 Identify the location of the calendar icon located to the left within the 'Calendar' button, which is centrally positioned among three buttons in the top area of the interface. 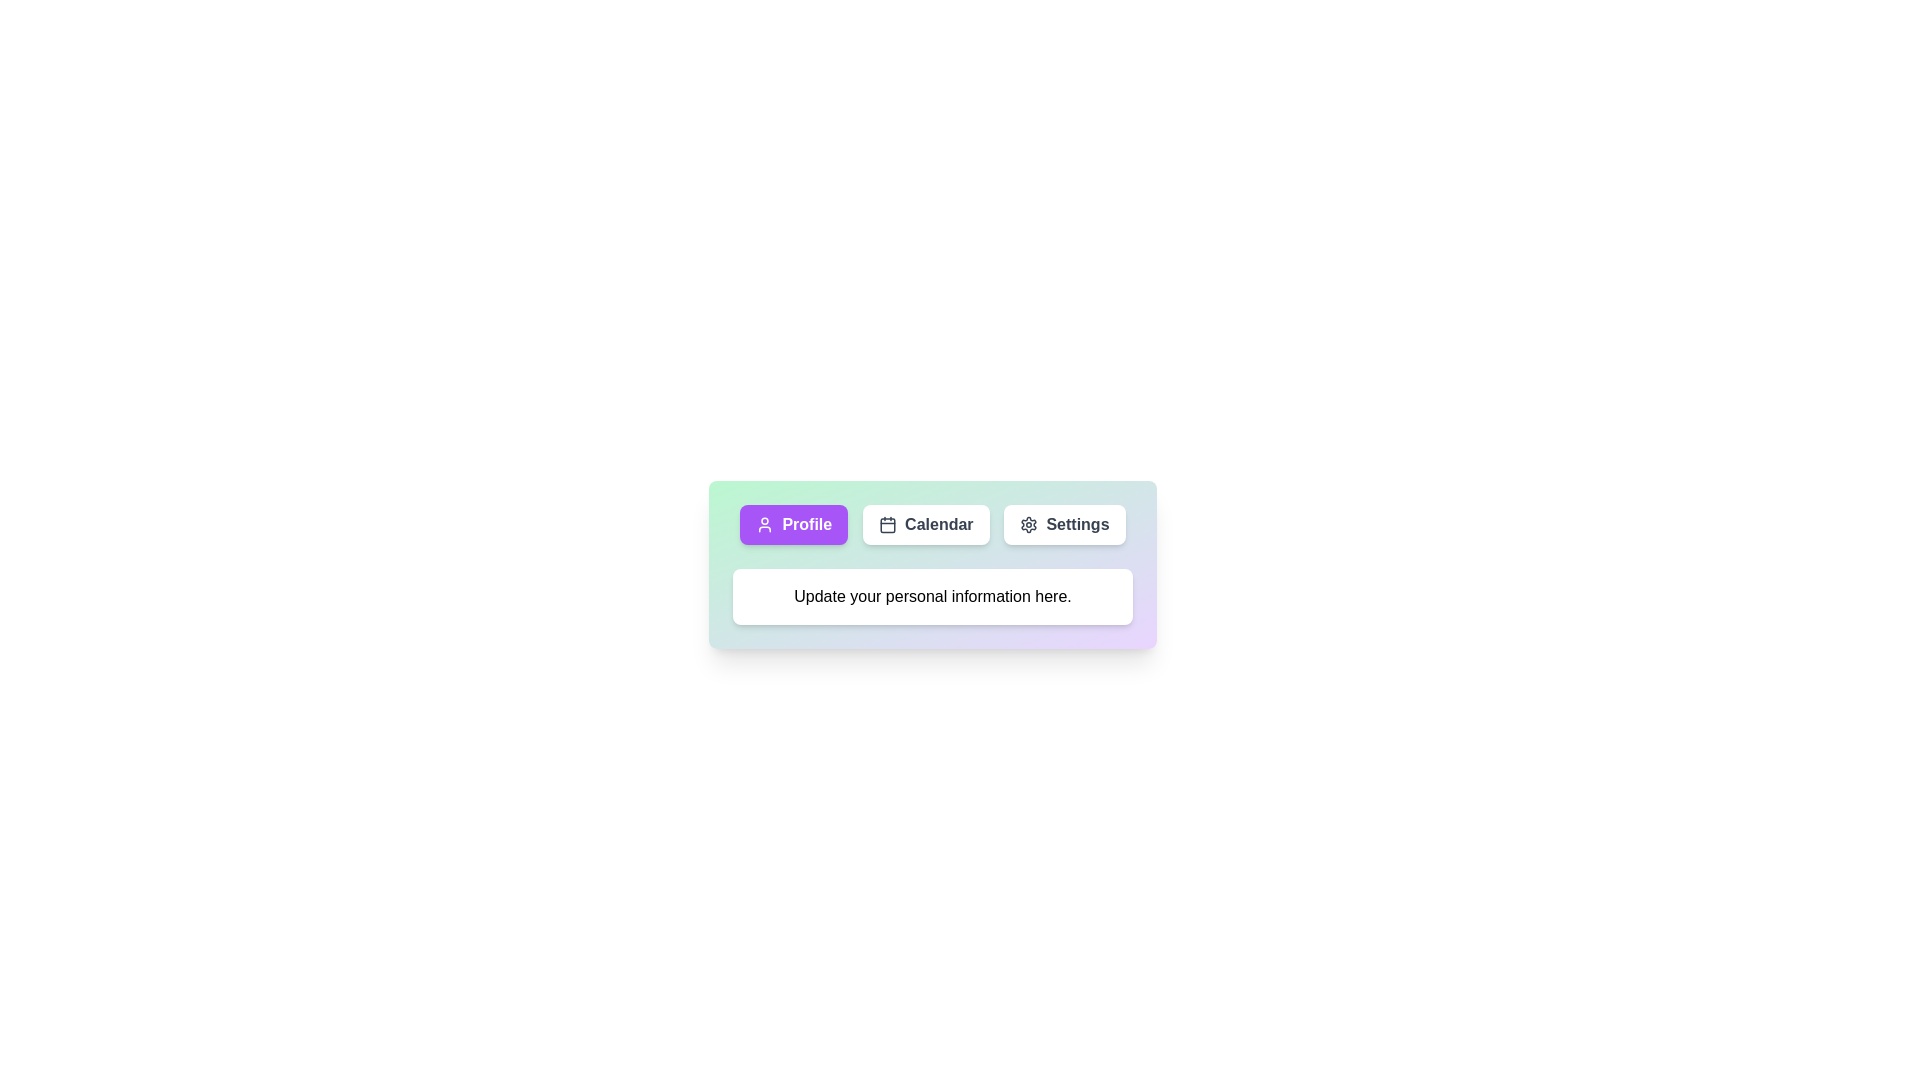
(887, 523).